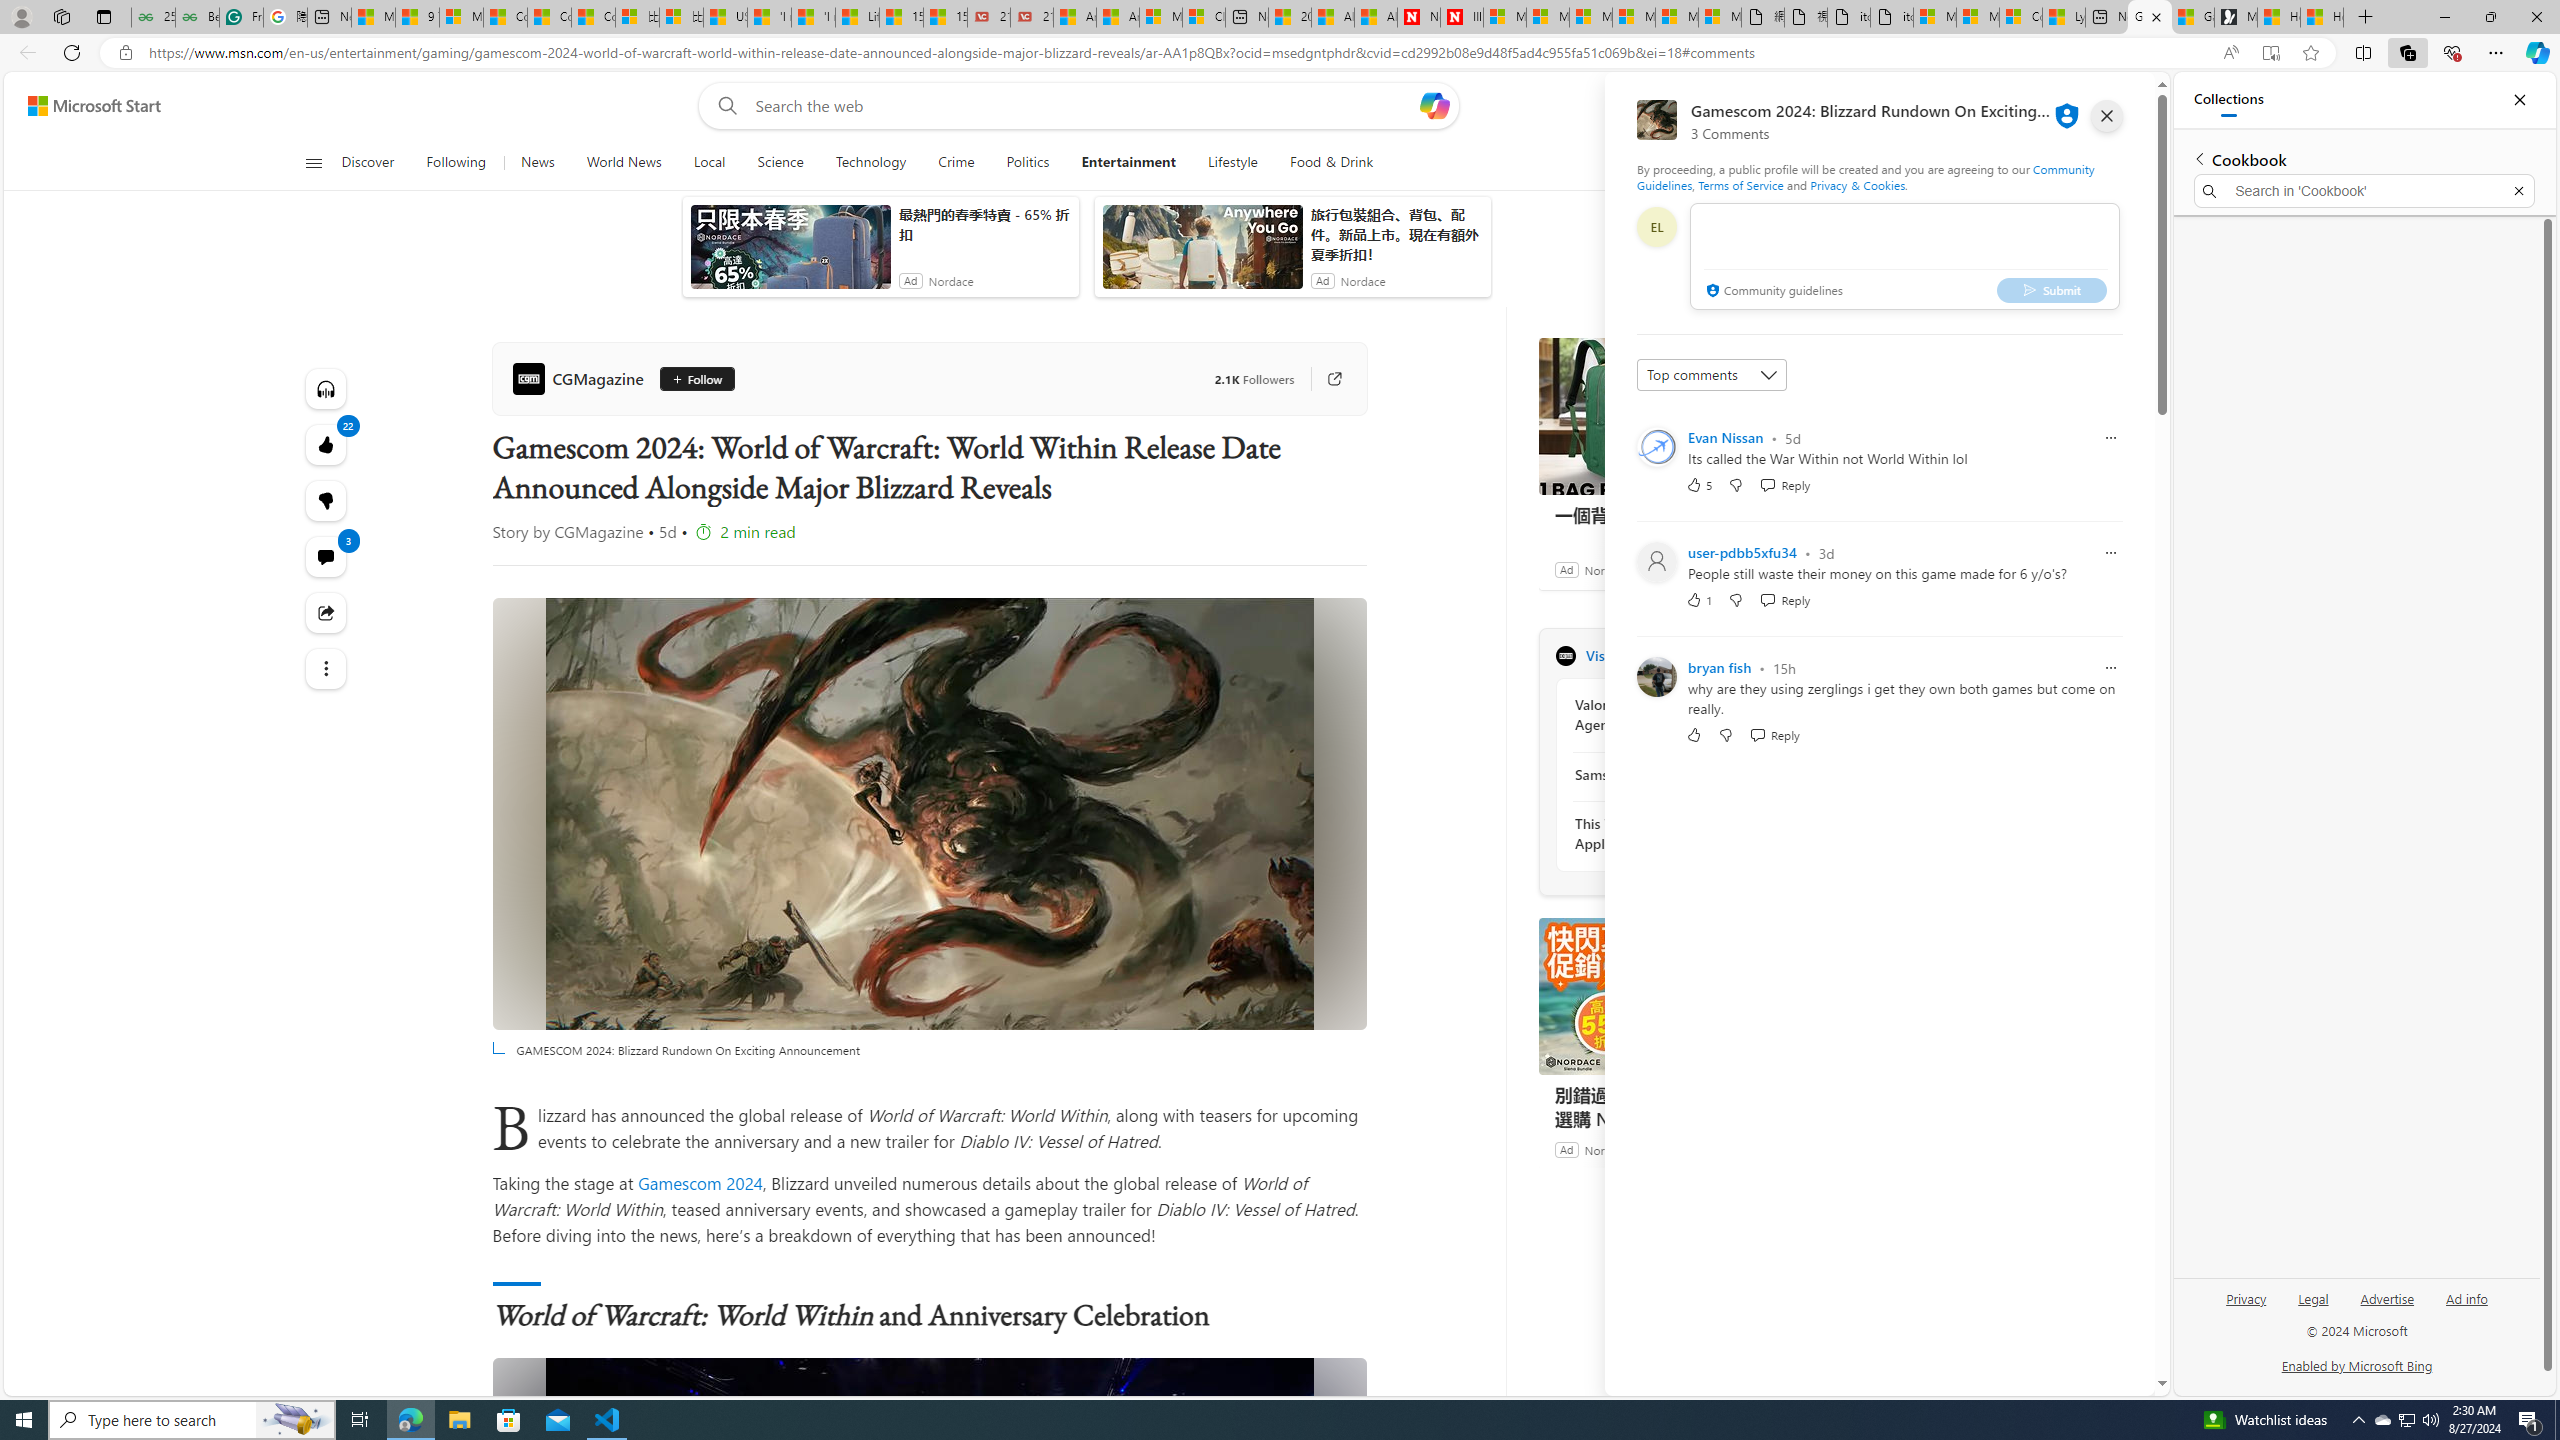  Describe the element at coordinates (869, 162) in the screenshot. I see `'Technology'` at that location.